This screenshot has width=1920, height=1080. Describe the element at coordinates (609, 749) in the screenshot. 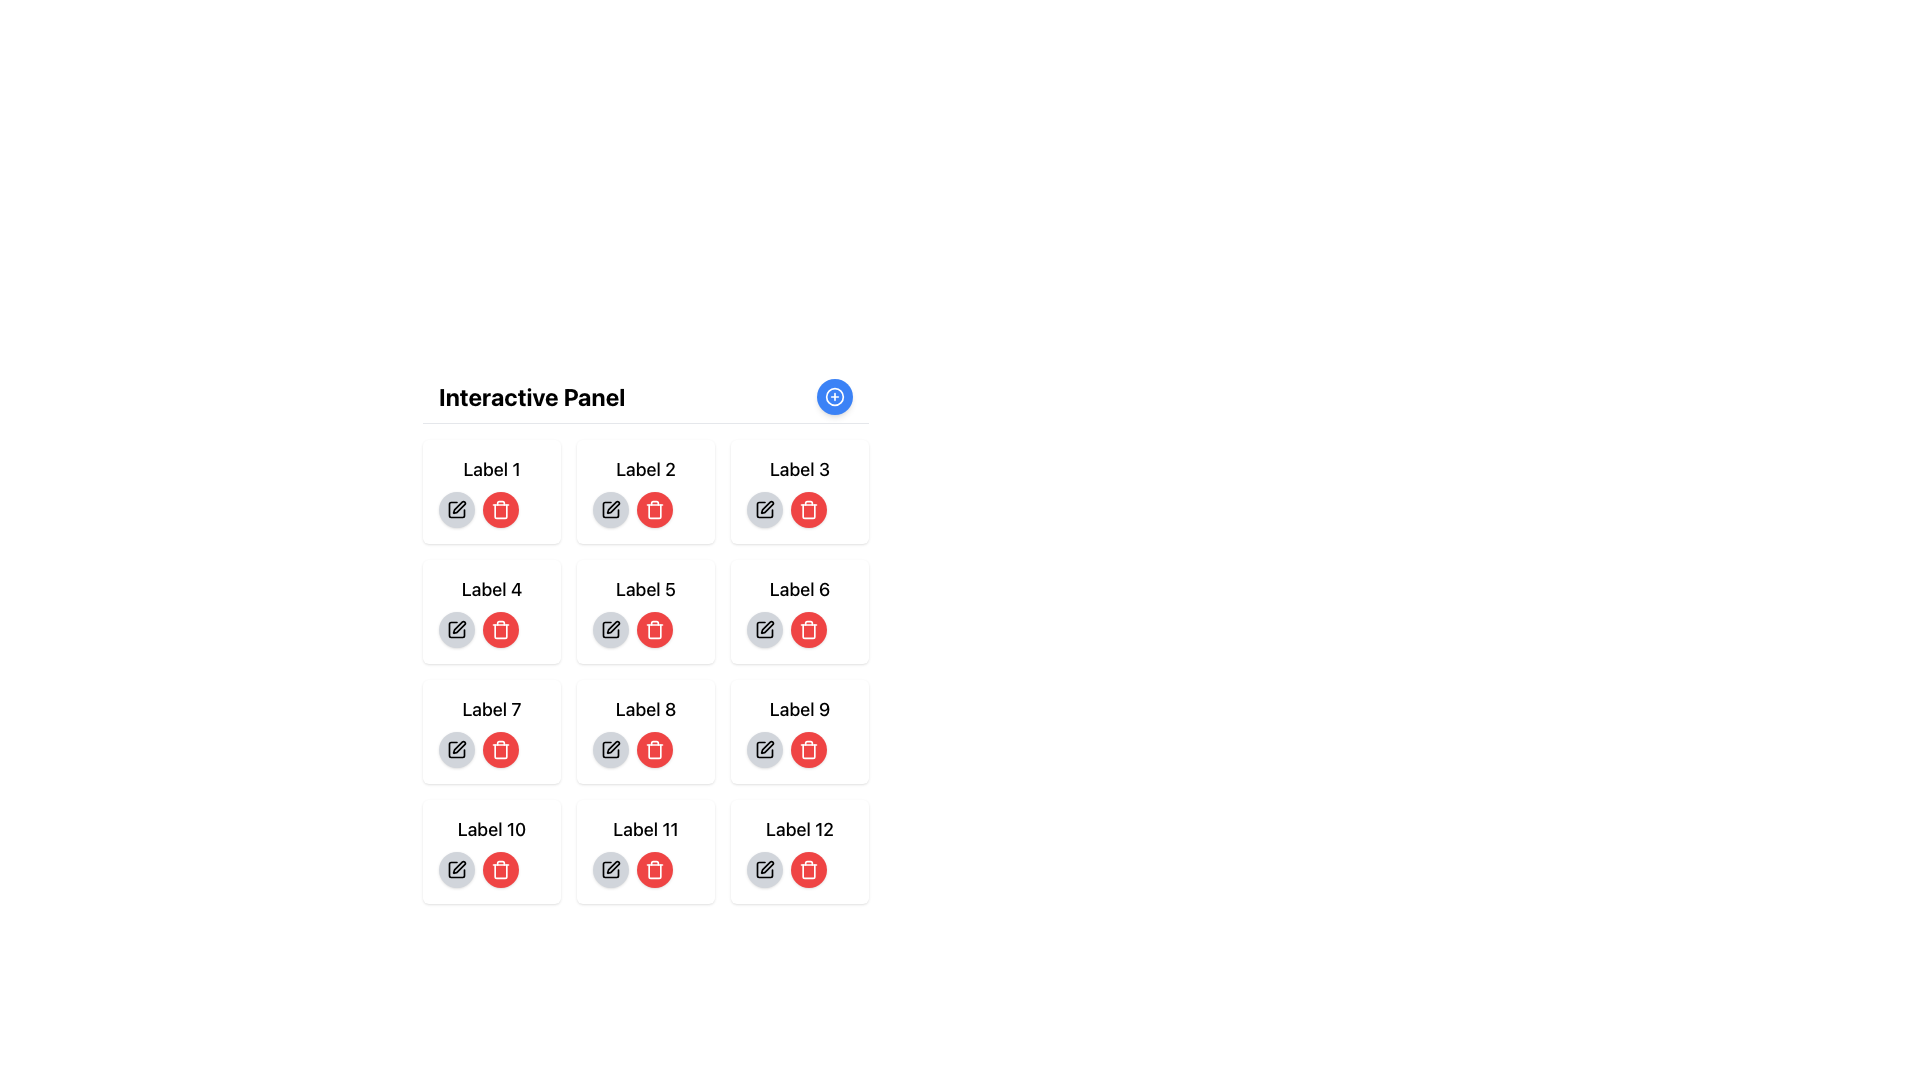

I see `the edit button located in the eighth row and first column of the grid layout` at that location.